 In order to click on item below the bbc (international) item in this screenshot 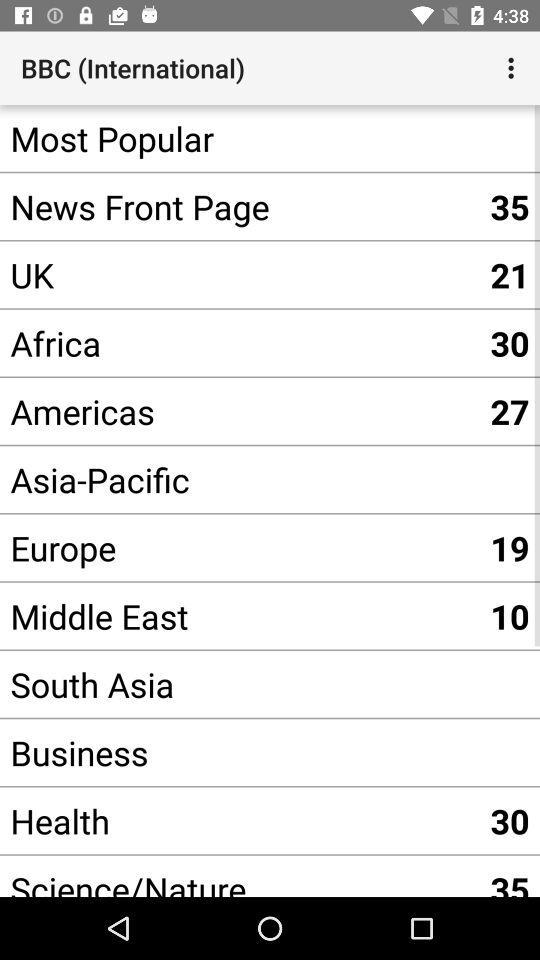, I will do `click(239, 137)`.